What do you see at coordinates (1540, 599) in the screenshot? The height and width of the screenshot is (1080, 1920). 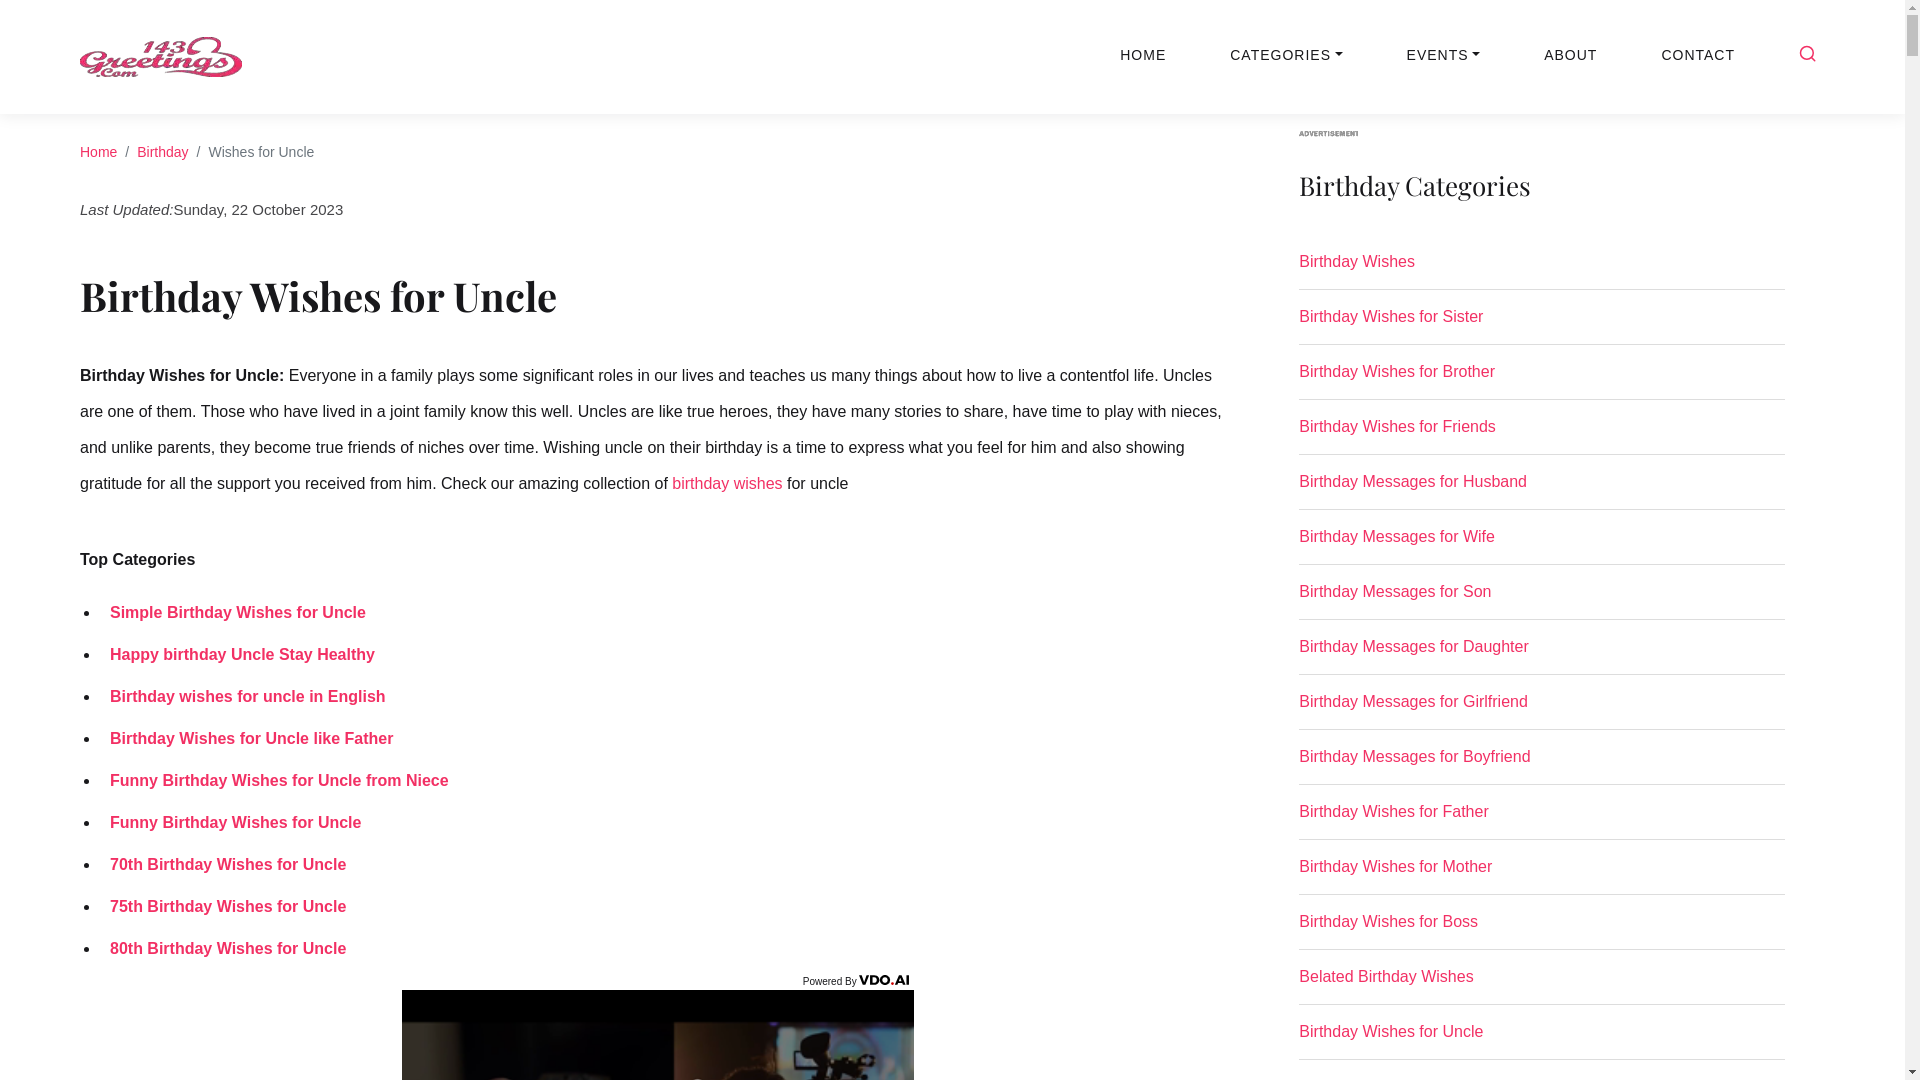 I see `'Birthday Messages for Son'` at bounding box center [1540, 599].